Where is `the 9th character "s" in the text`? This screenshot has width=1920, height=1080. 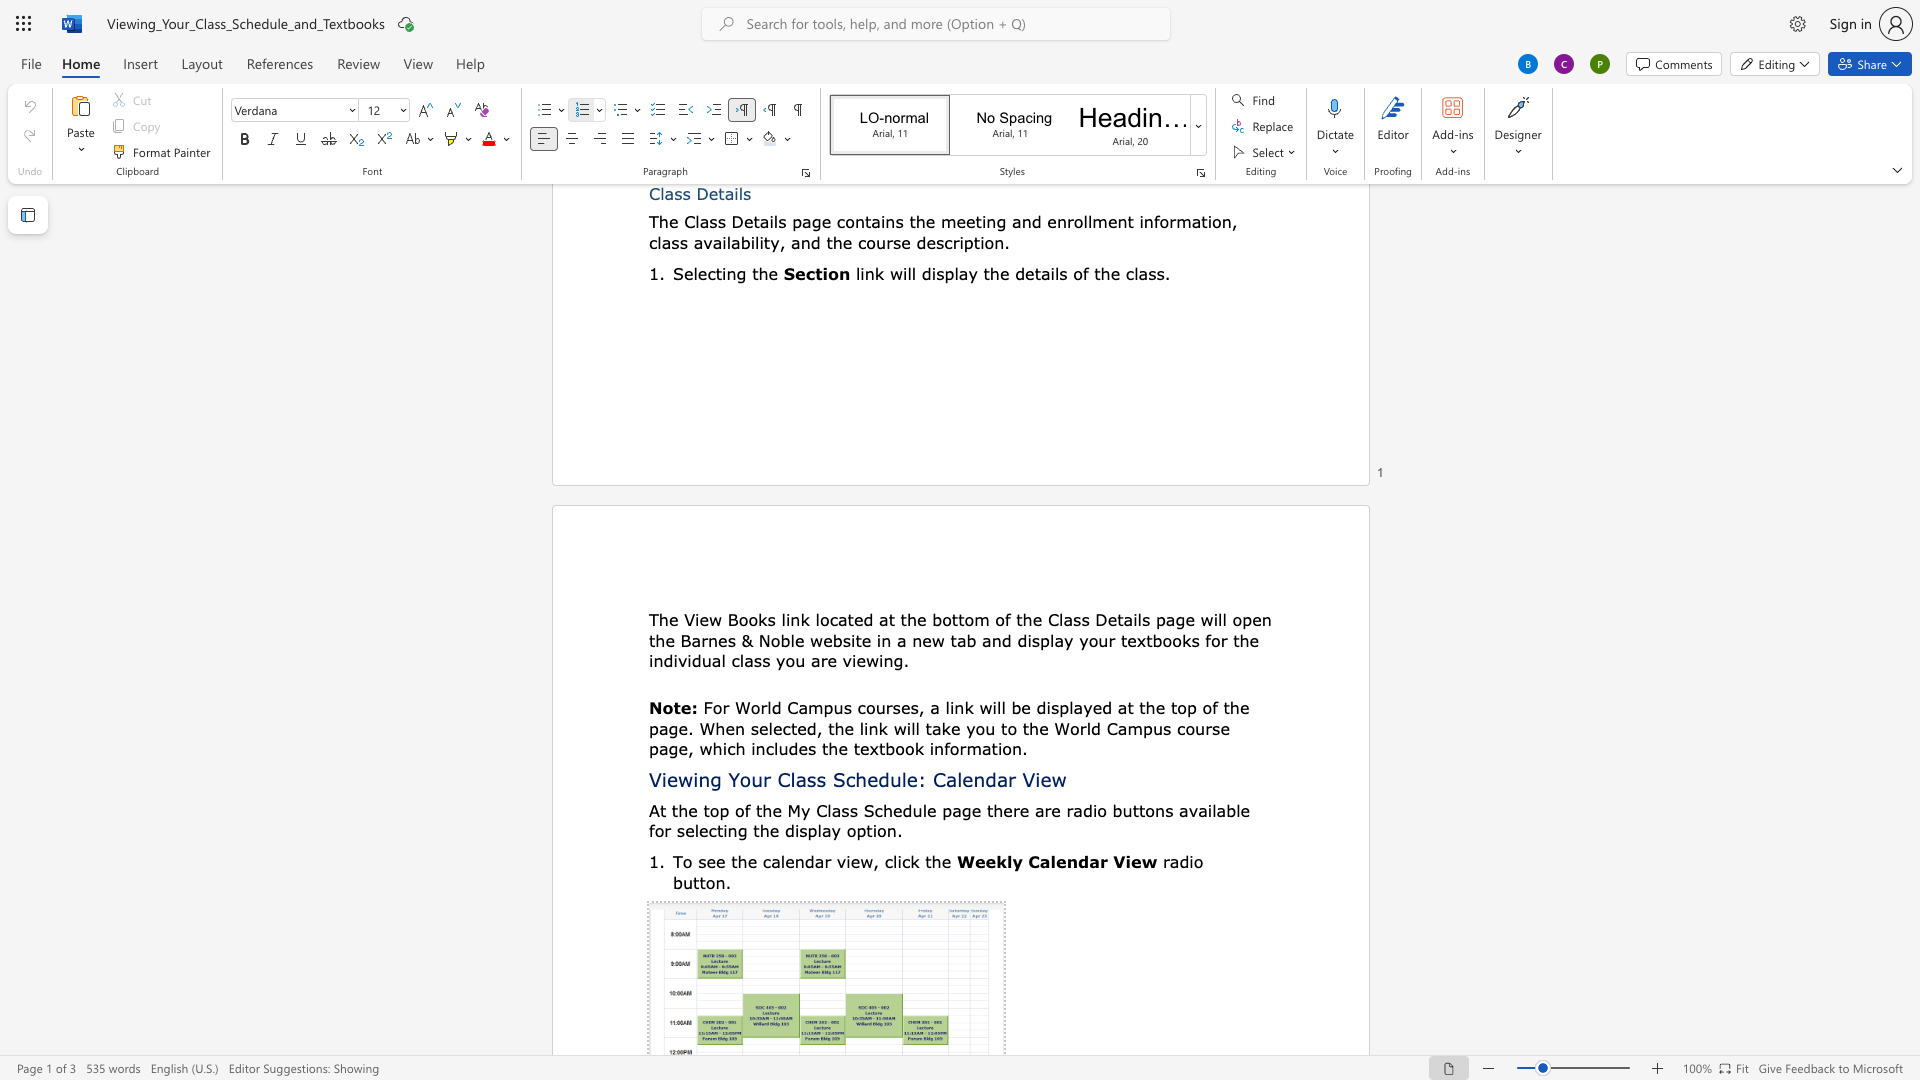
the 9th character "s" in the text is located at coordinates (765, 660).